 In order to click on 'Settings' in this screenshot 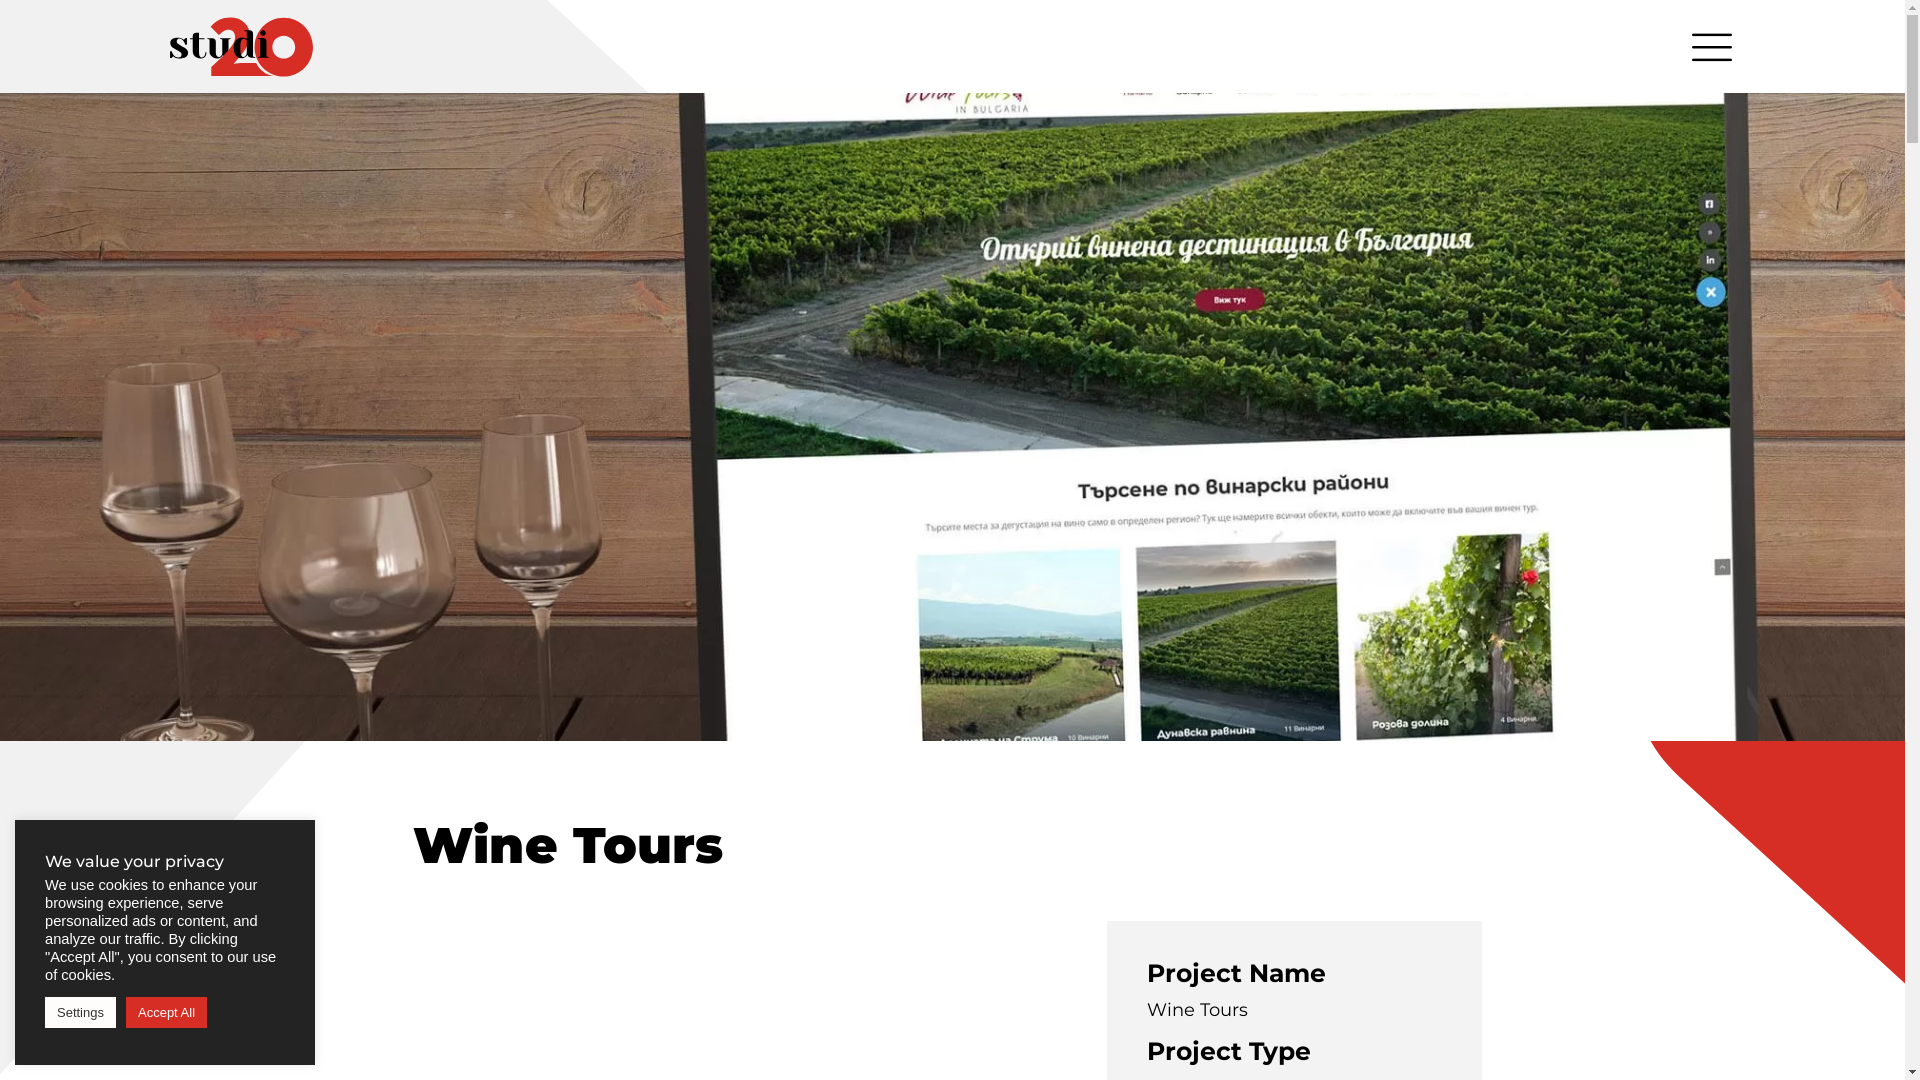, I will do `click(80, 1012)`.